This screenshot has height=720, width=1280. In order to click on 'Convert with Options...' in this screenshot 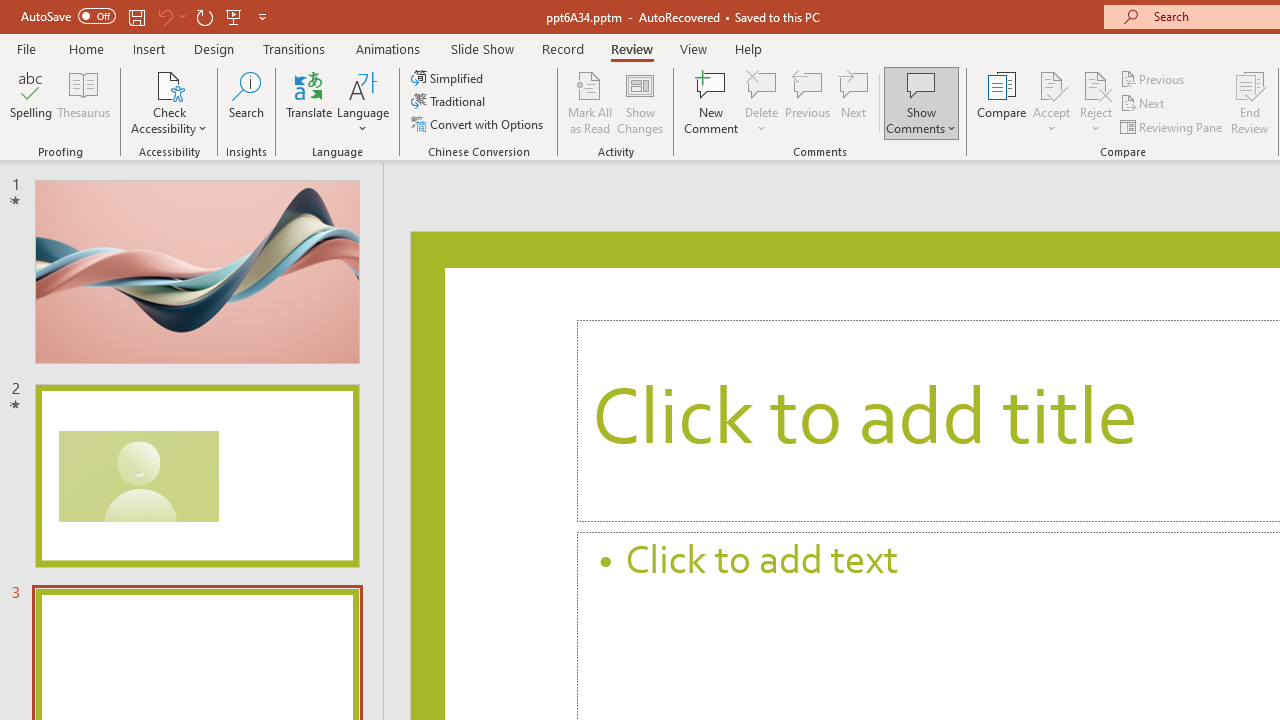, I will do `click(478, 124)`.